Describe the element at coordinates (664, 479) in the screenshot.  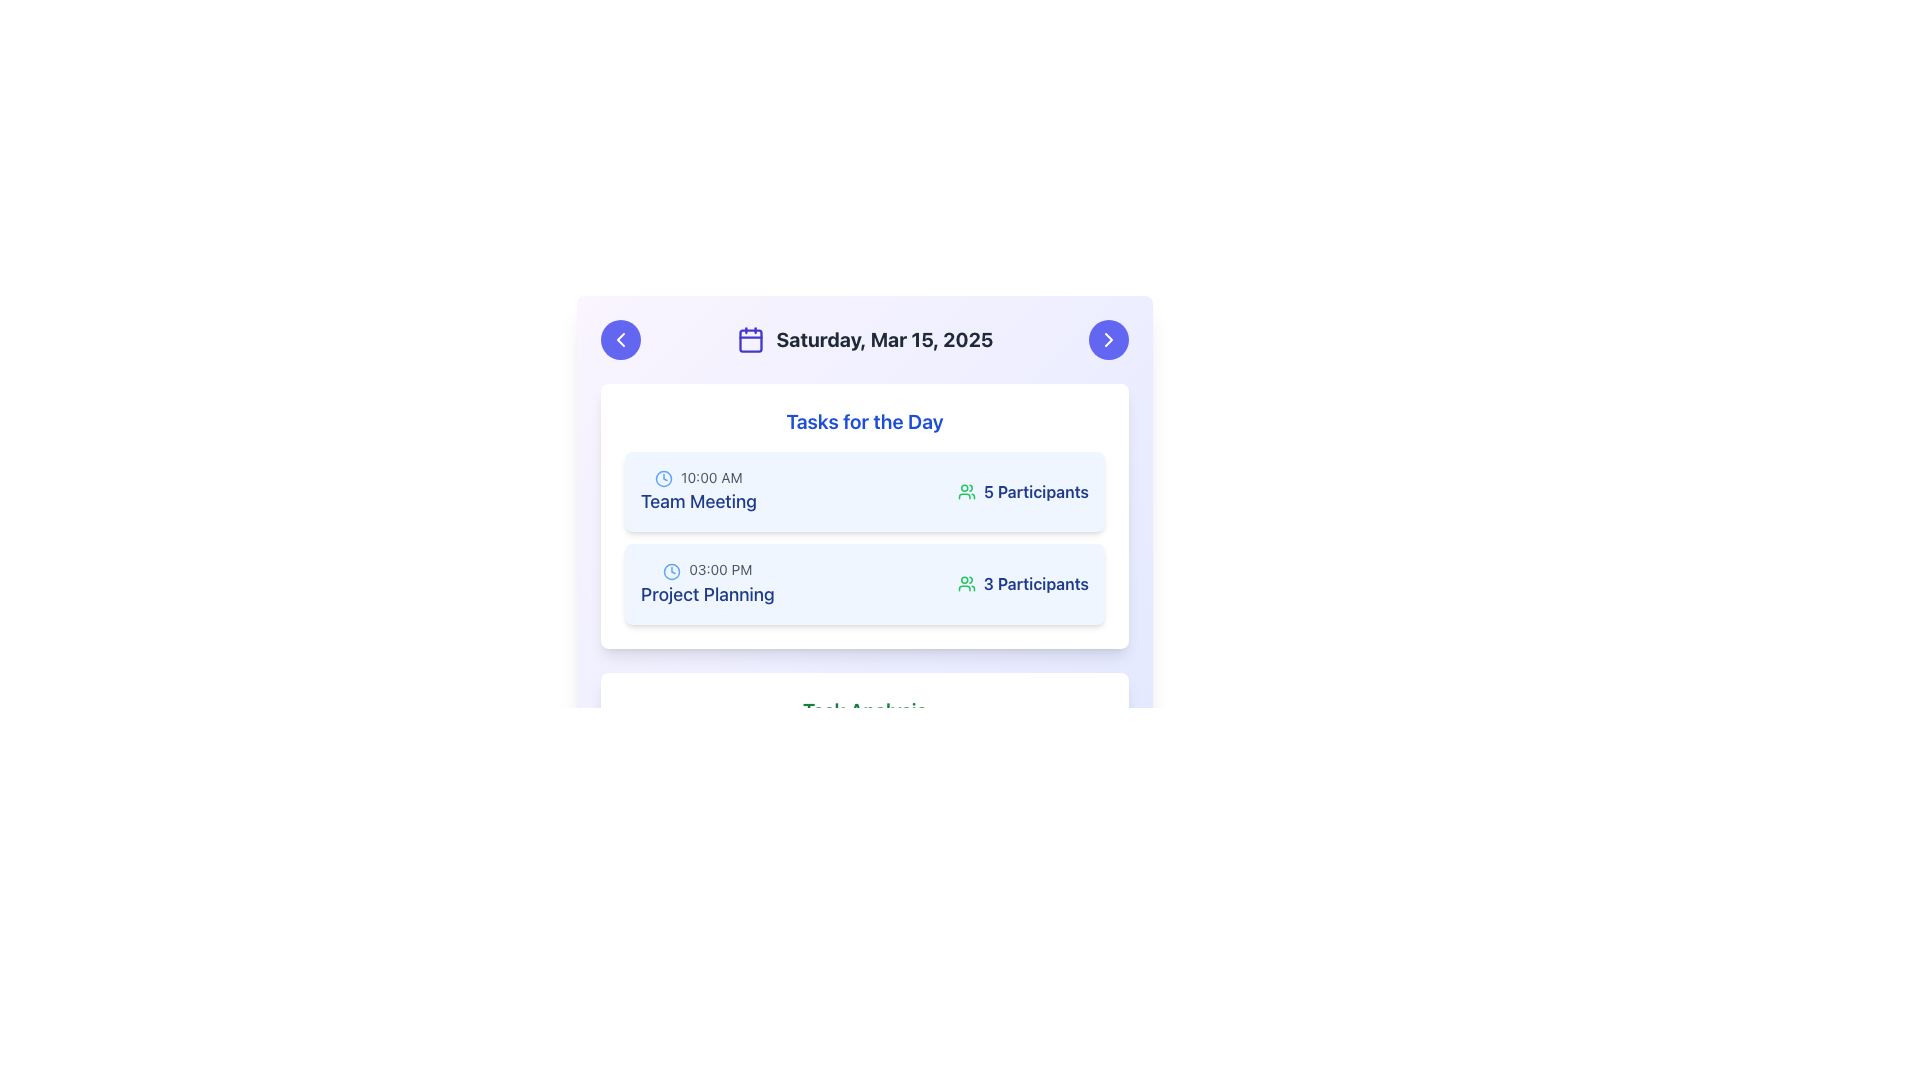
I see `the stylized clock icon, which has a blue outline and is positioned to the left of the text '10:00 AM' in the scheduled task entry` at that location.